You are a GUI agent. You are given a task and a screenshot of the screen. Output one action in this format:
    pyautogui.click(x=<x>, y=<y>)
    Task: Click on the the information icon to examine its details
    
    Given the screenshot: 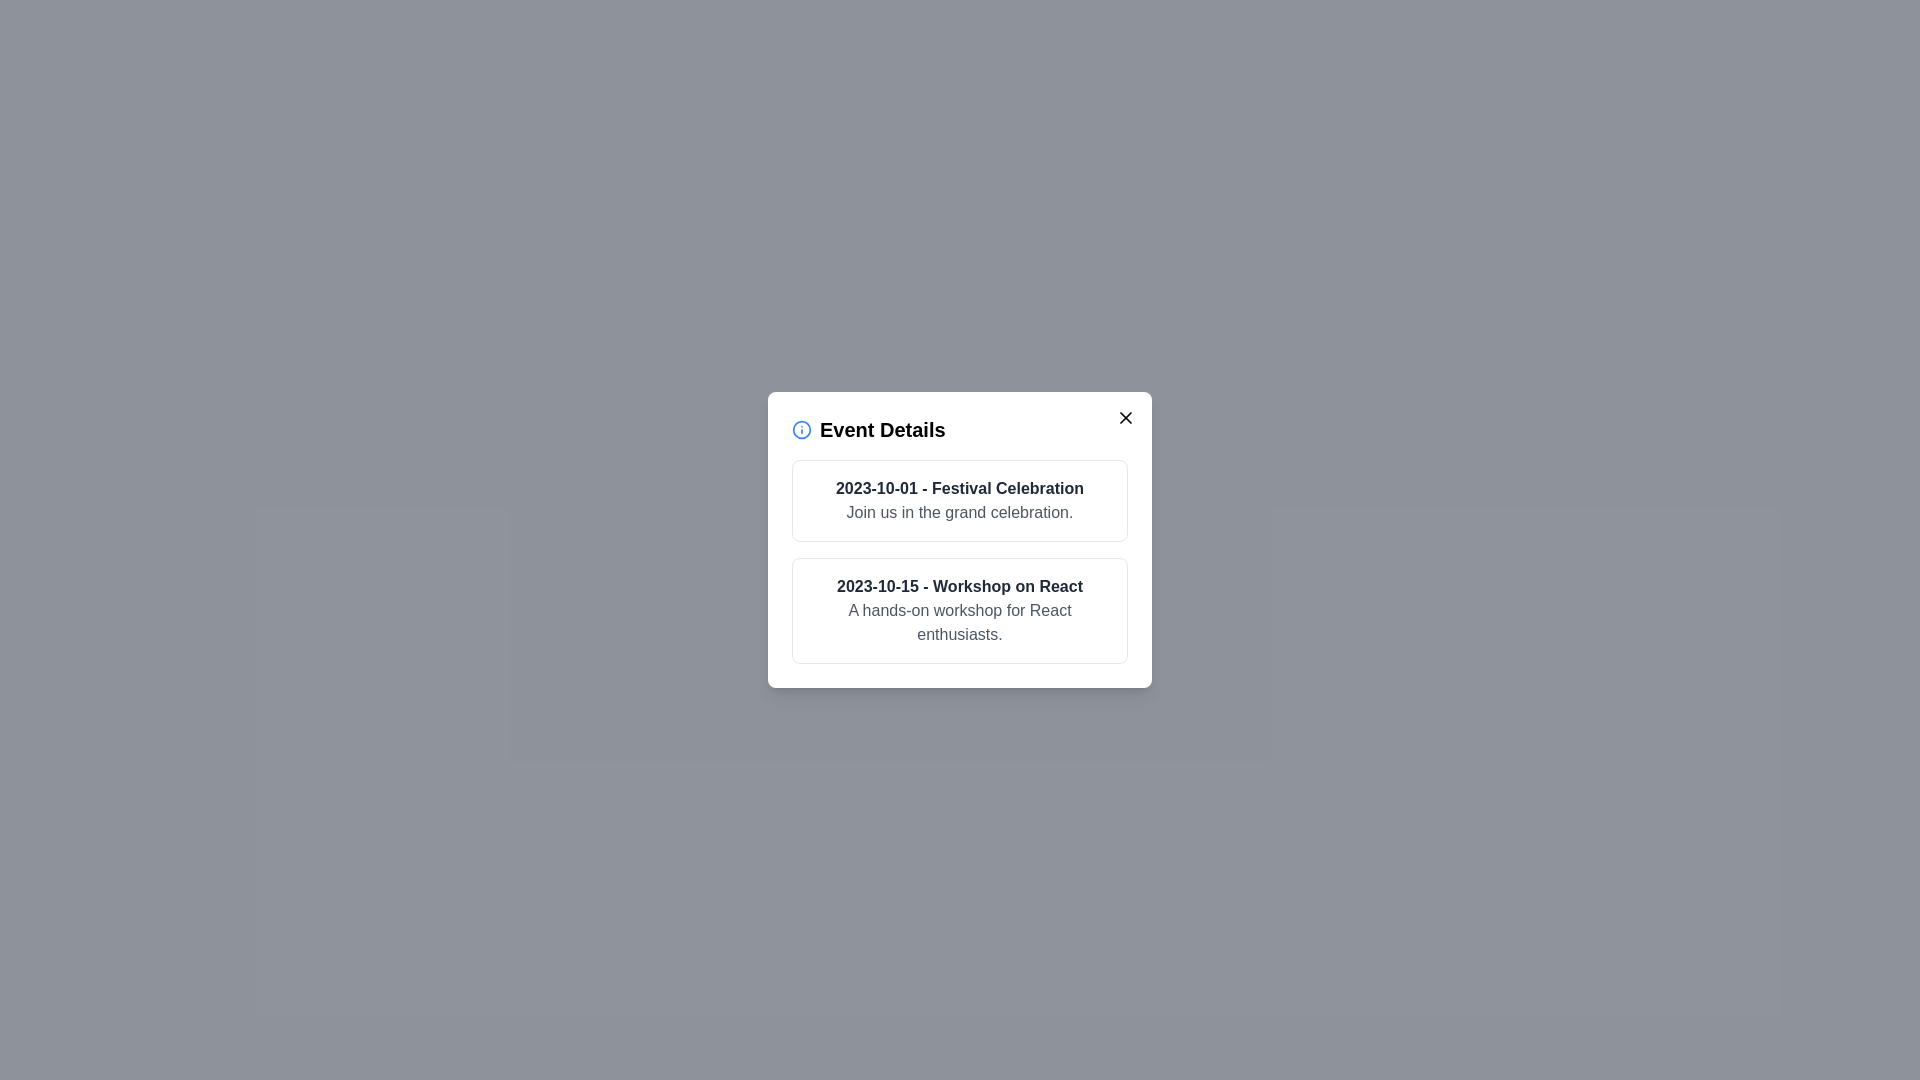 What is the action you would take?
    pyautogui.click(x=801, y=428)
    